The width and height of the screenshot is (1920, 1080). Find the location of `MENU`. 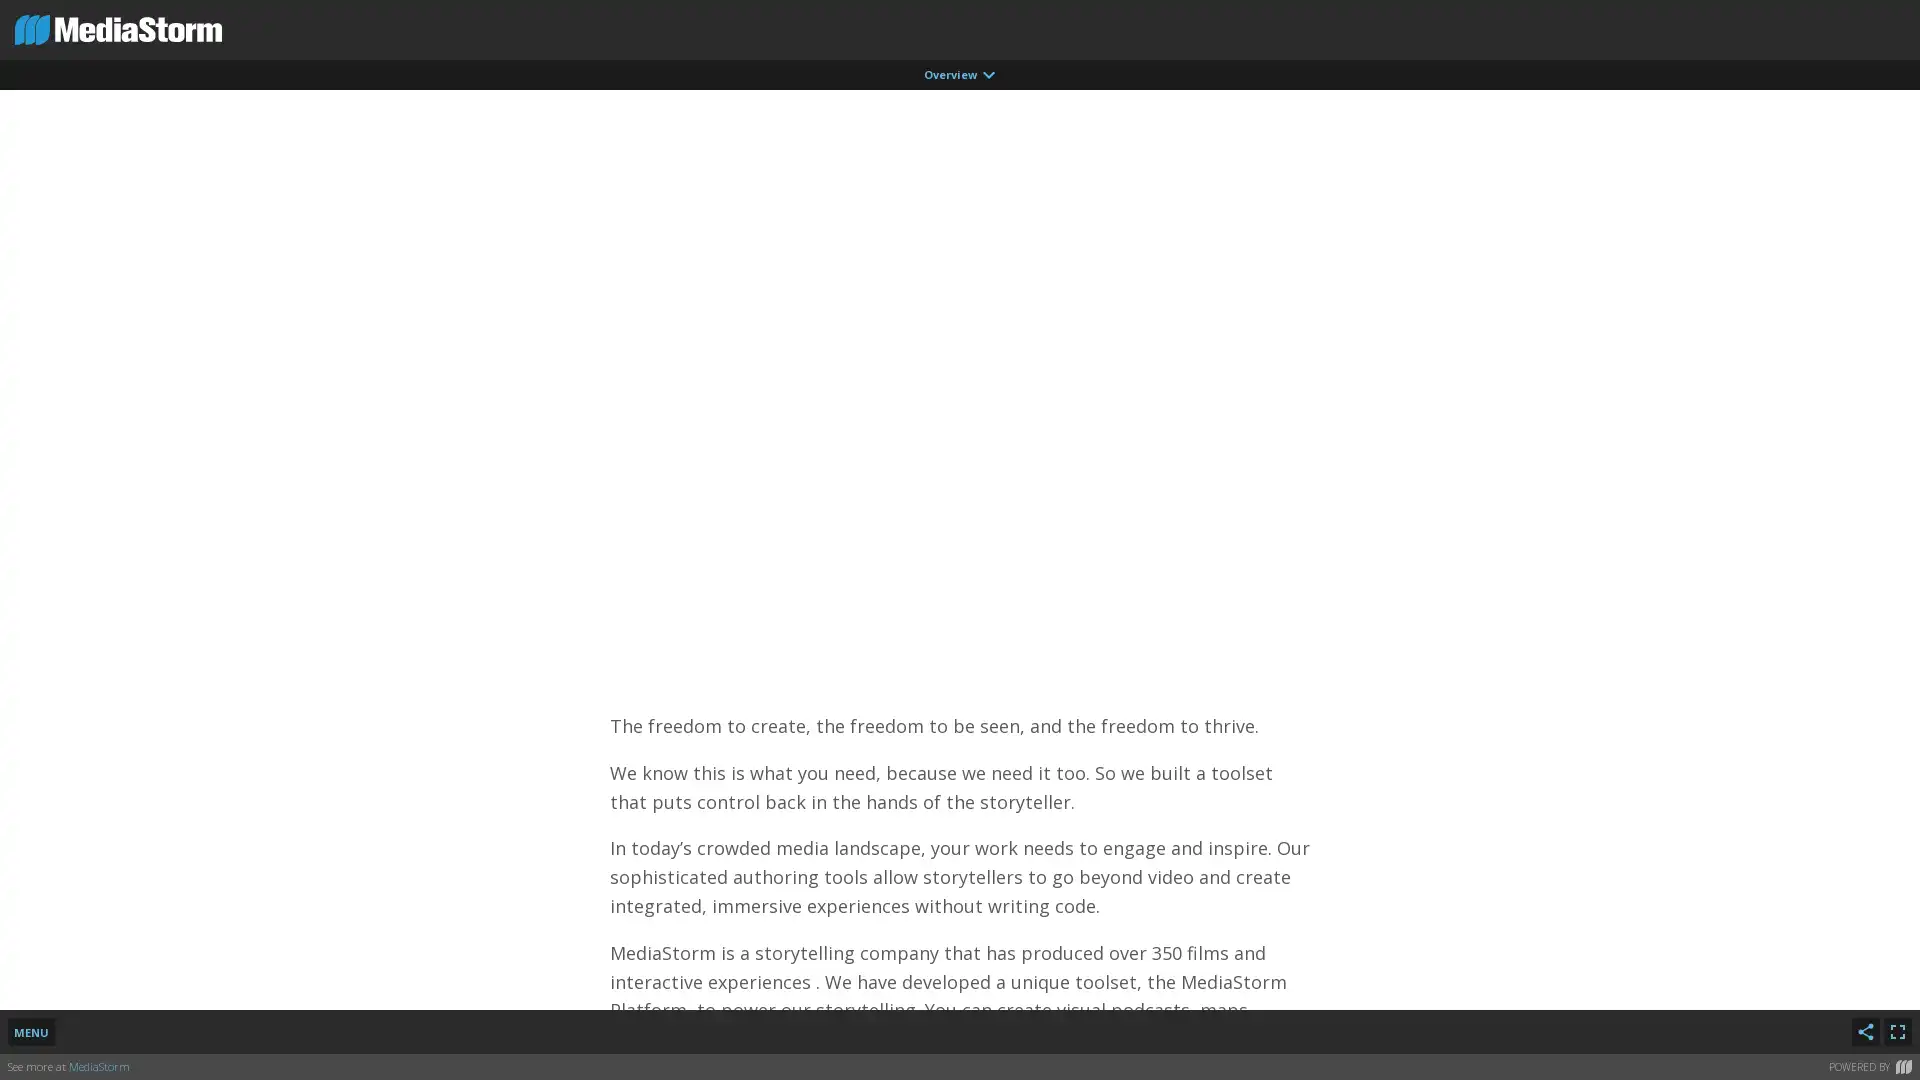

MENU is located at coordinates (36, 1032).